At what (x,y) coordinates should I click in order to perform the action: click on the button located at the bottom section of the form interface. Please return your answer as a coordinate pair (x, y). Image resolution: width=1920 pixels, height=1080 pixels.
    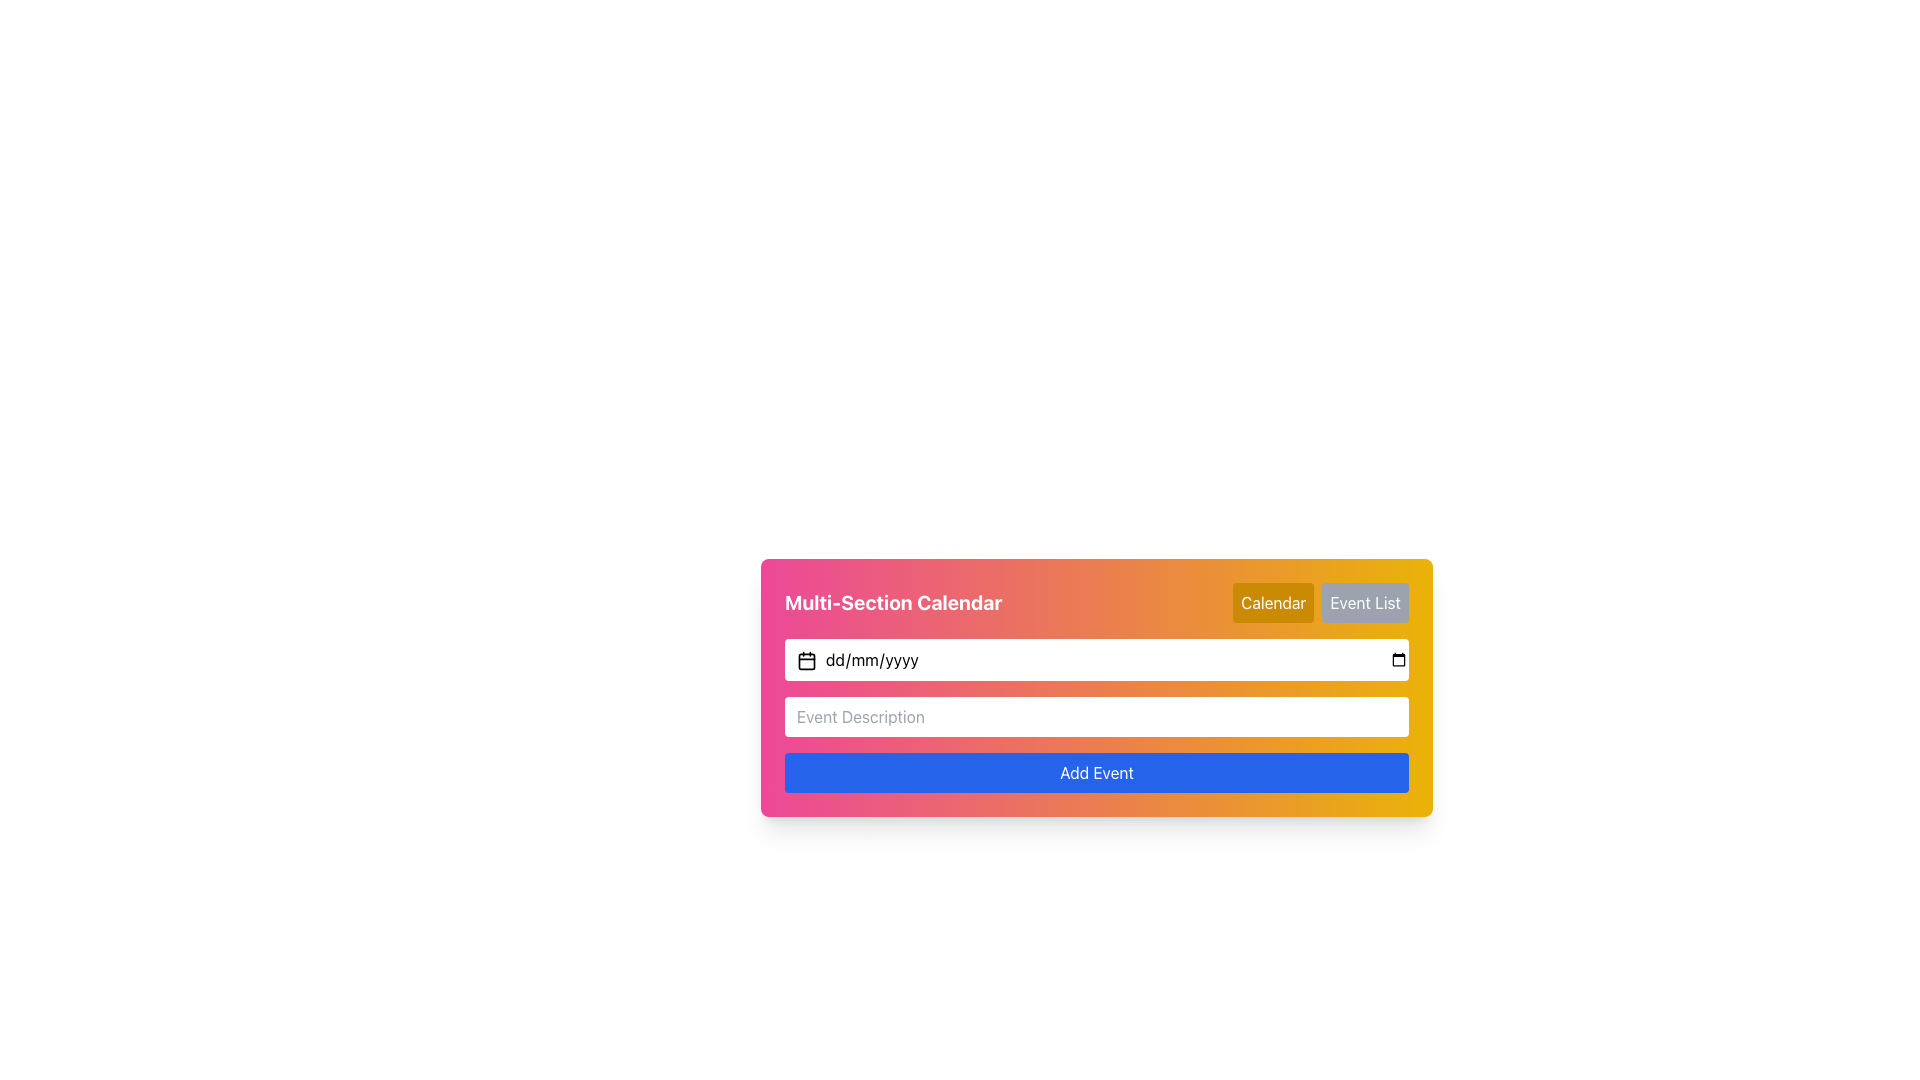
    Looking at the image, I should click on (1096, 771).